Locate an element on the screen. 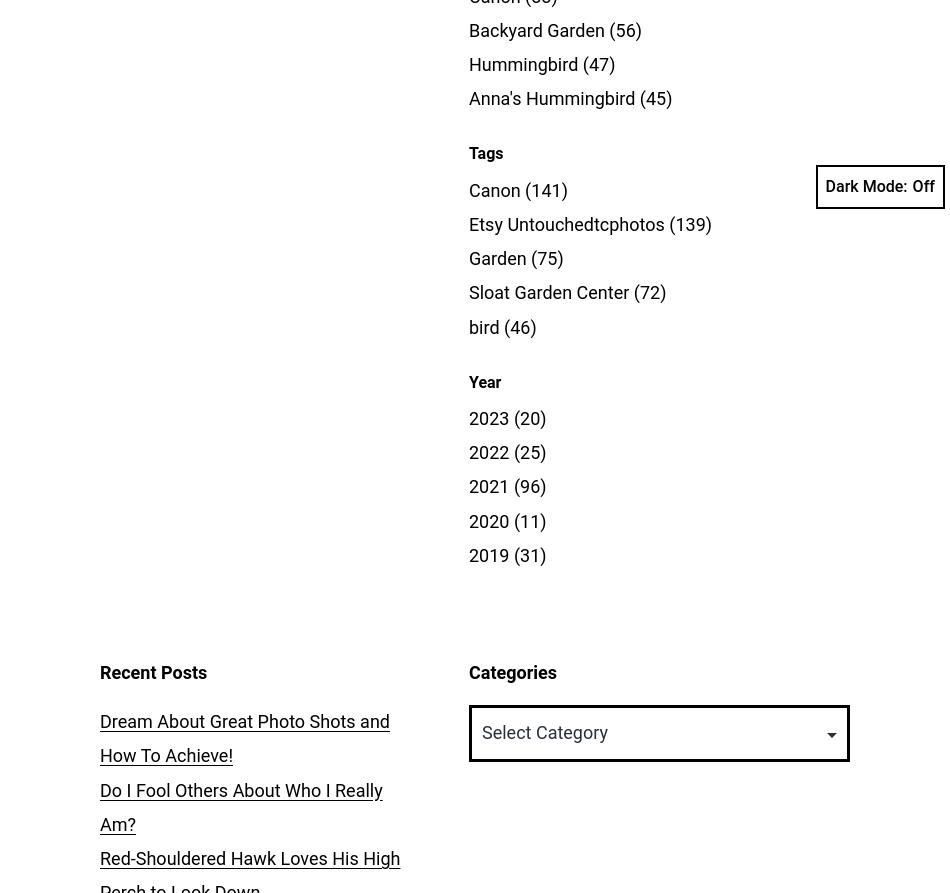 The height and width of the screenshot is (893, 950). 'Tags' is located at coordinates (486, 152).